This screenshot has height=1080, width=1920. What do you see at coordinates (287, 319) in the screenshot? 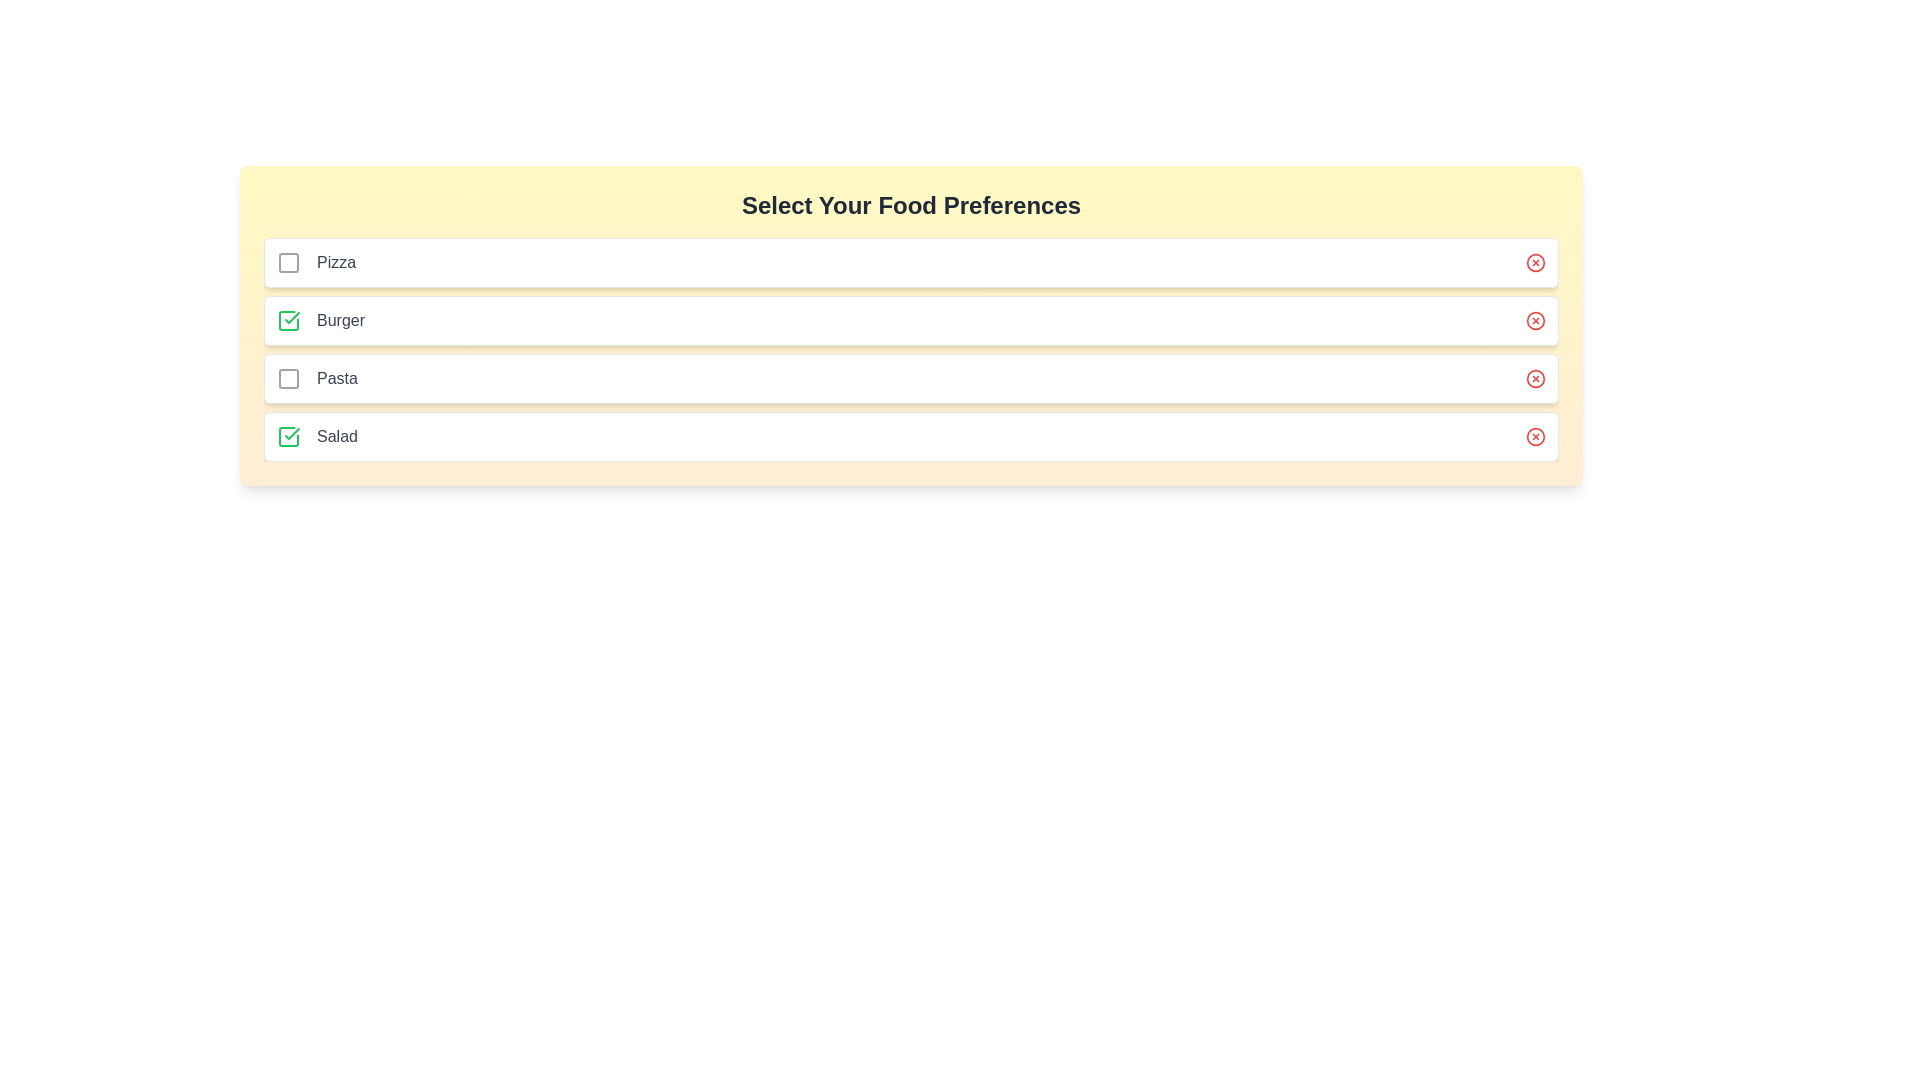
I see `the checkbox indicator for the food preference 'Salad', located in the last row of the selection list` at bounding box center [287, 319].